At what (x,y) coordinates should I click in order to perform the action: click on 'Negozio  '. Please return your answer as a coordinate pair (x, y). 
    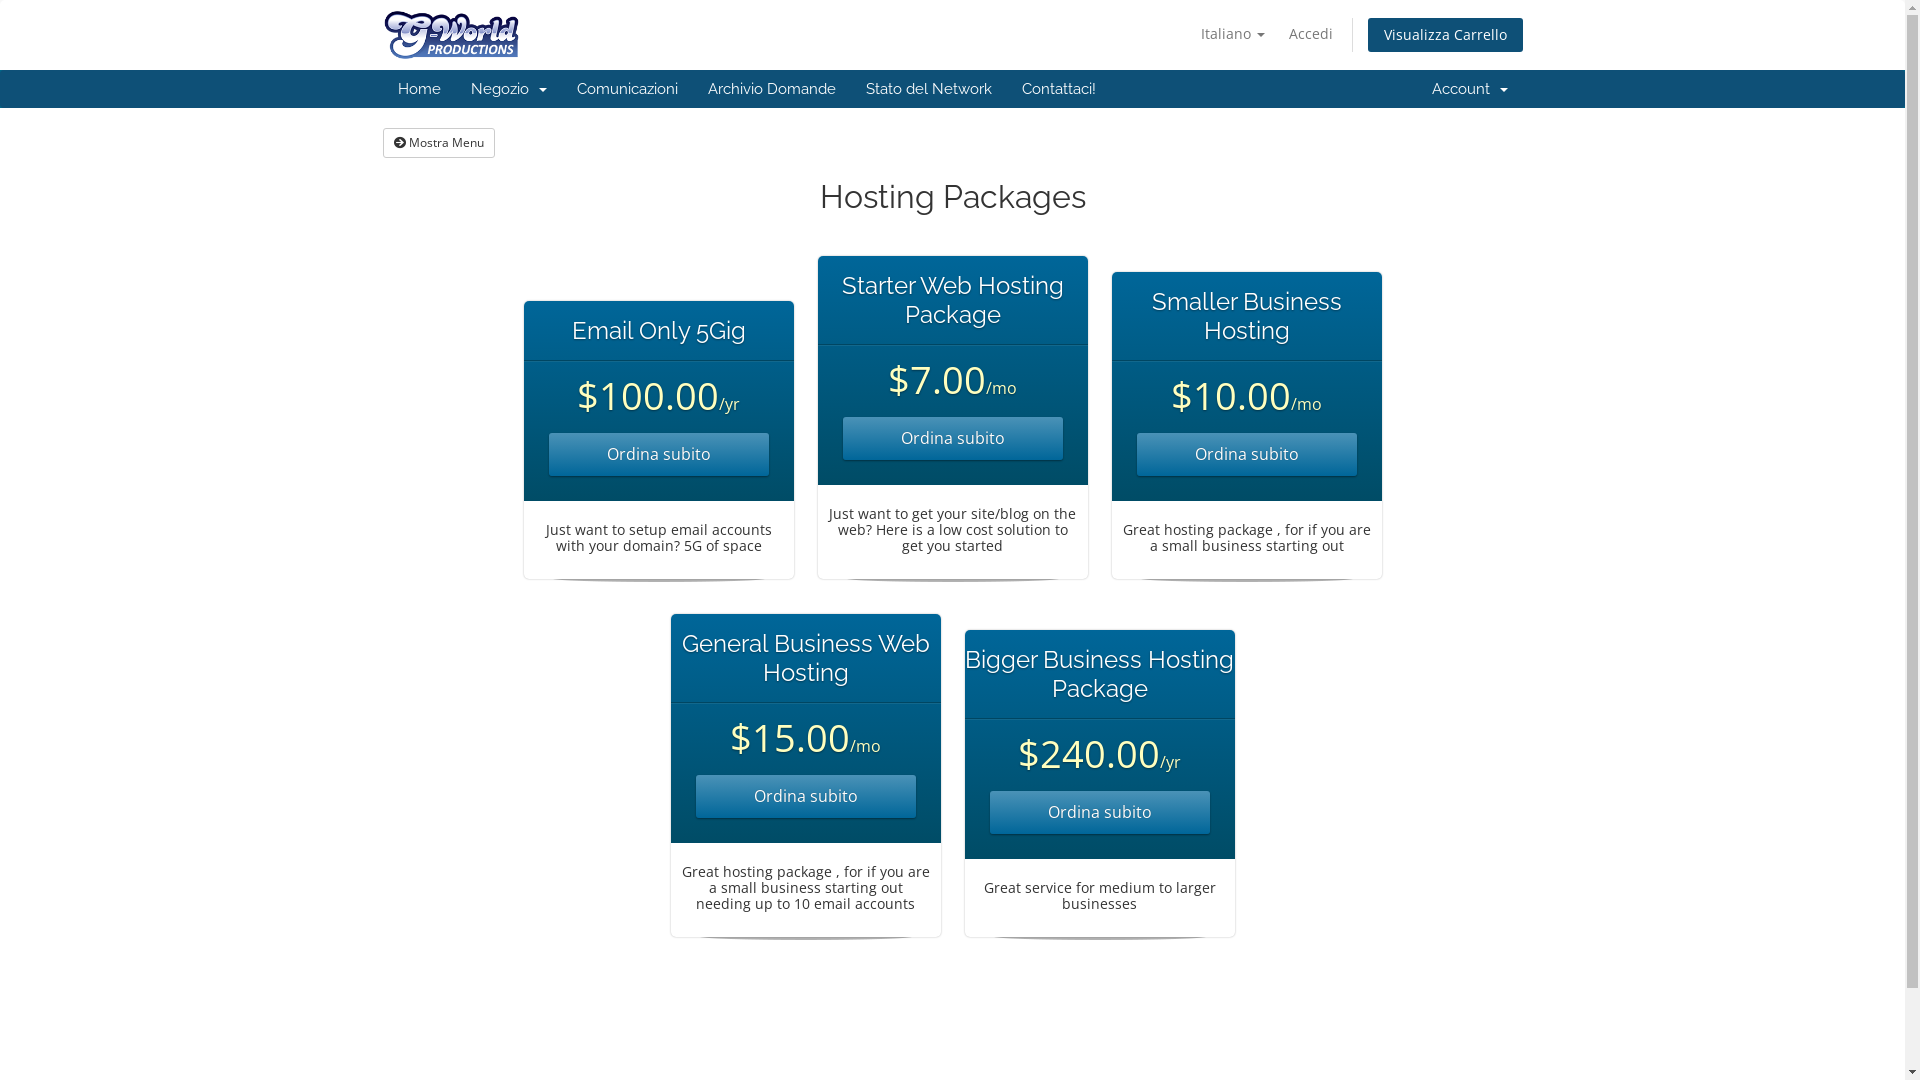
    Looking at the image, I should click on (455, 87).